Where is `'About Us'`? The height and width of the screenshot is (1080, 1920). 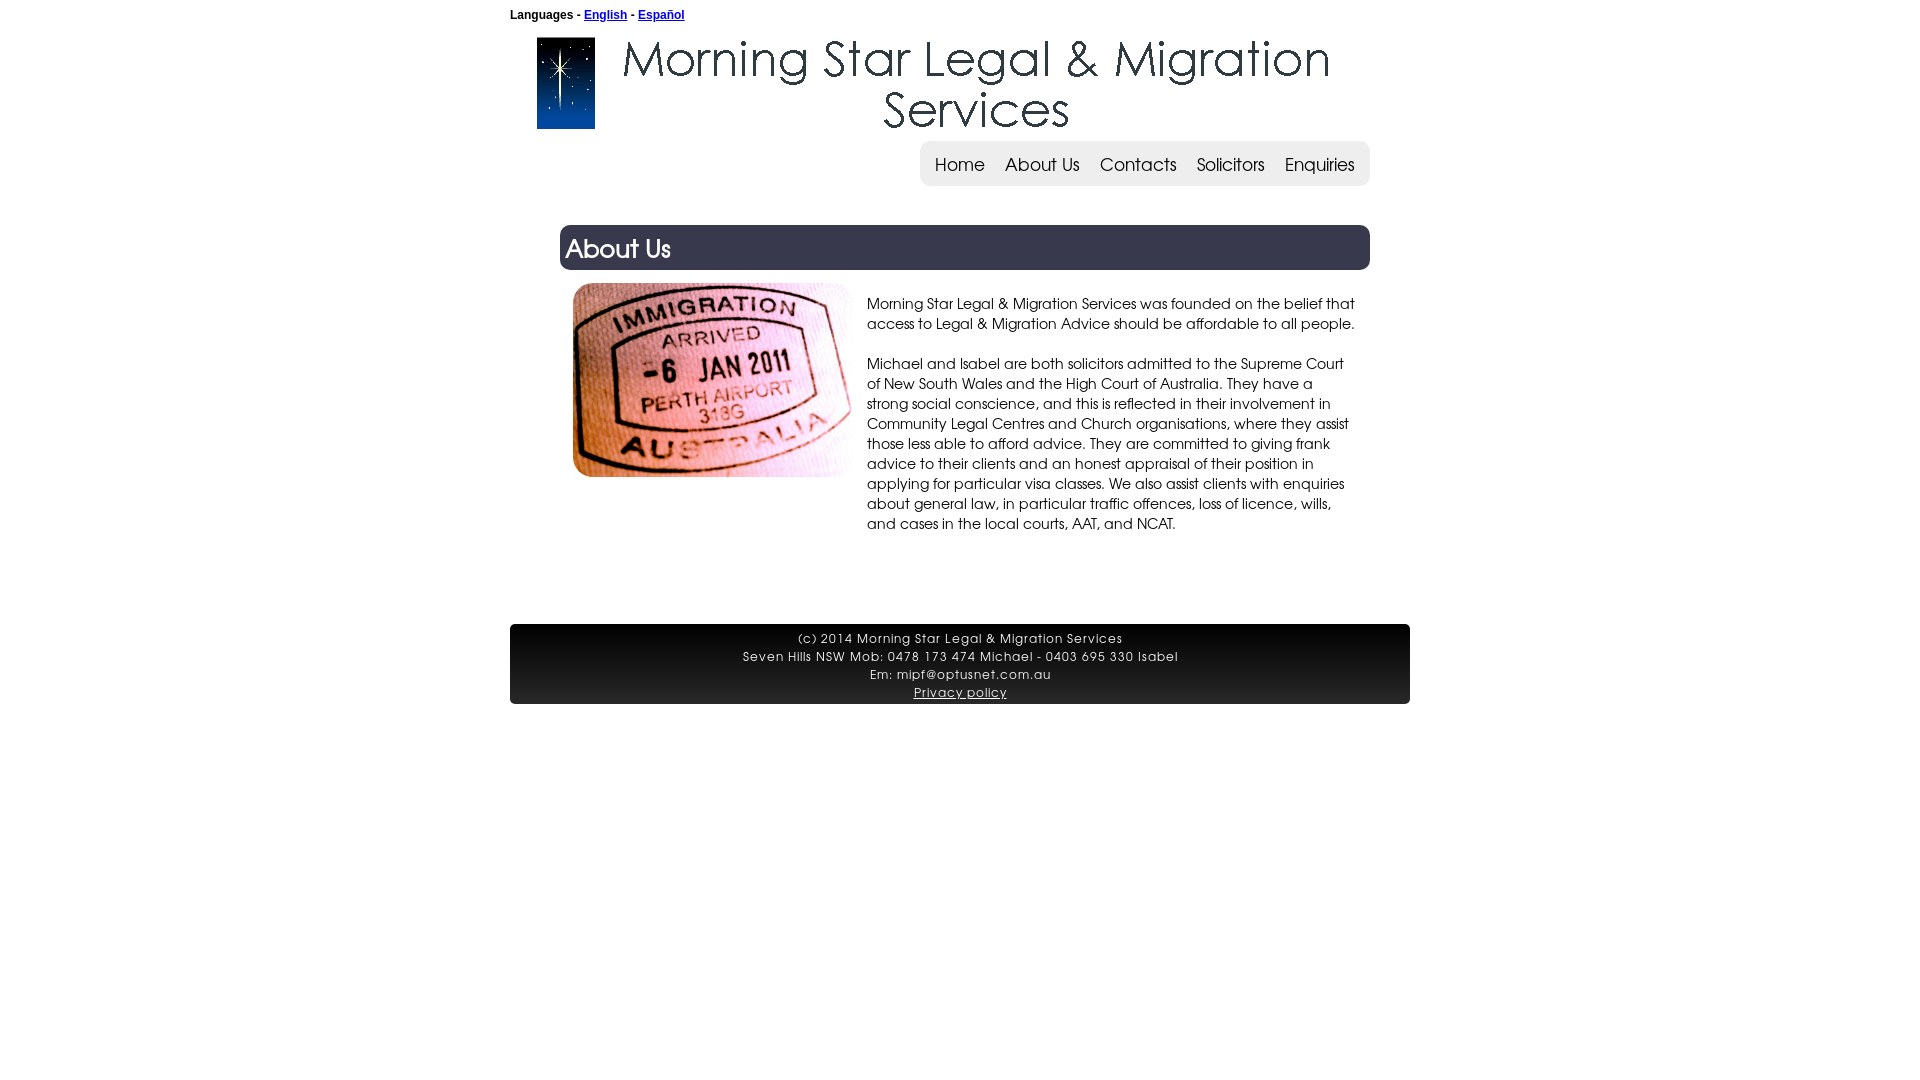
'About Us' is located at coordinates (1041, 162).